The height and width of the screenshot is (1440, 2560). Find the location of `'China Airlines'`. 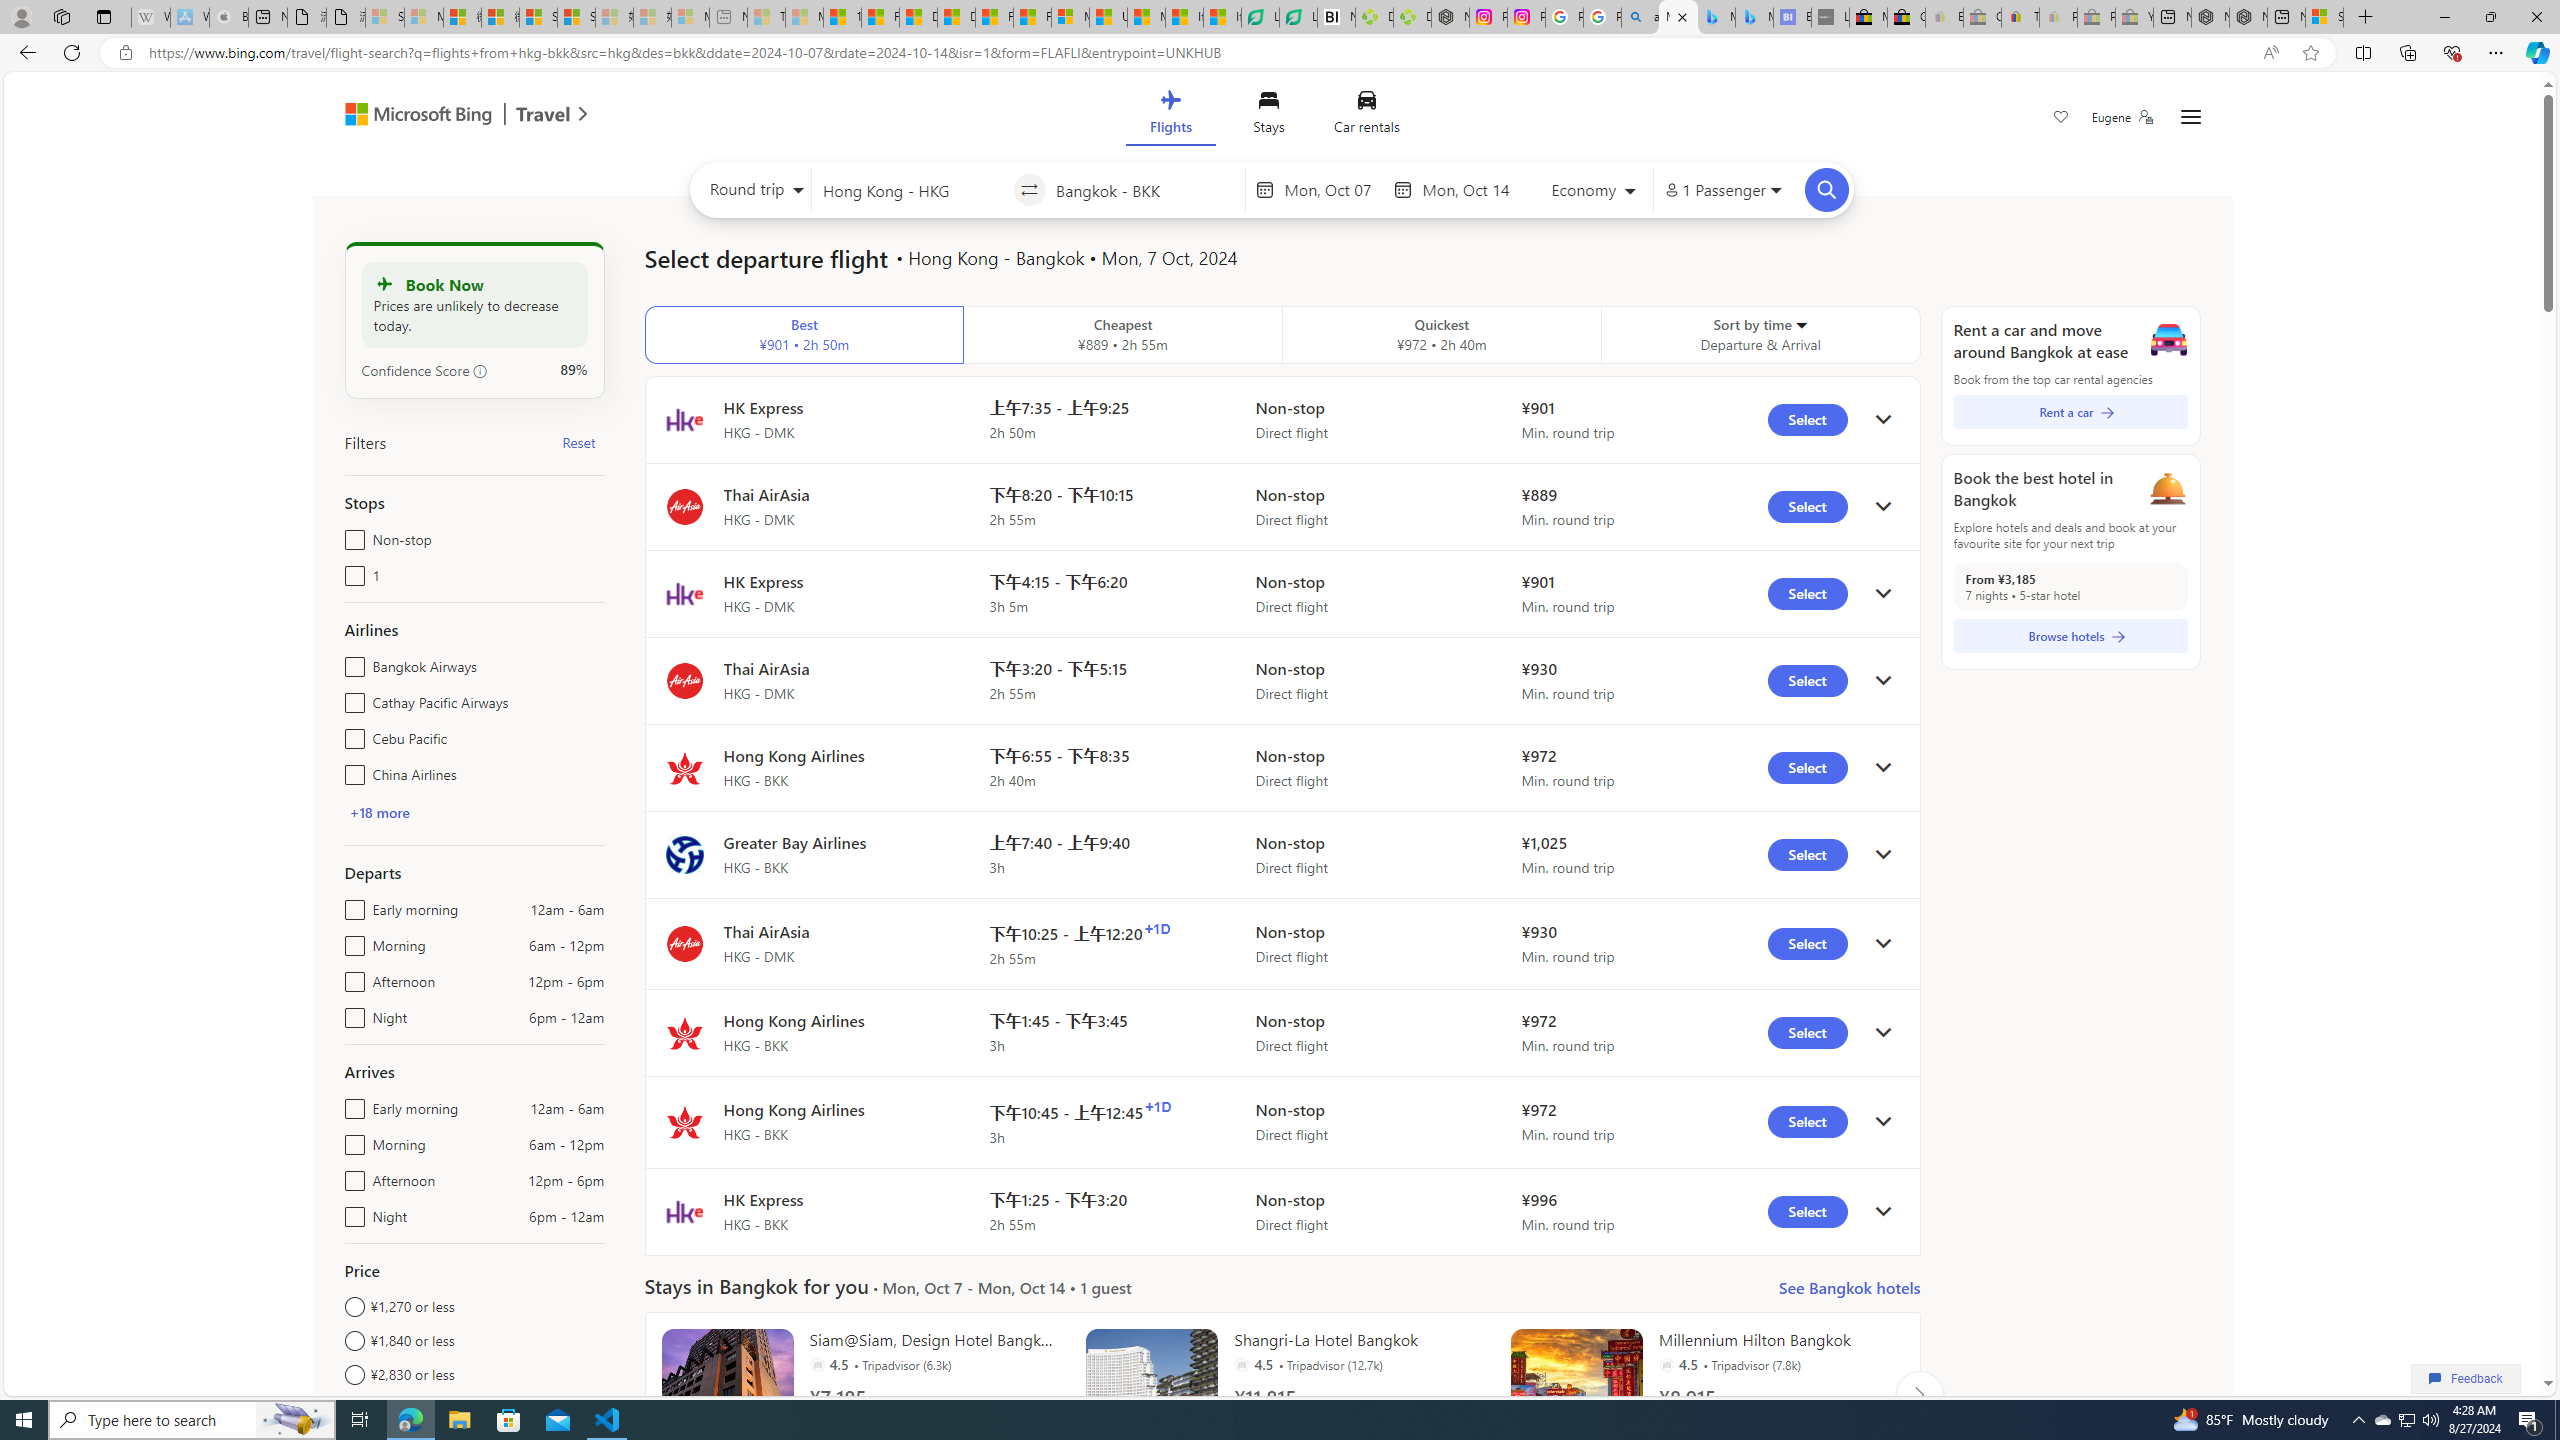

'China Airlines' is located at coordinates (350, 770).